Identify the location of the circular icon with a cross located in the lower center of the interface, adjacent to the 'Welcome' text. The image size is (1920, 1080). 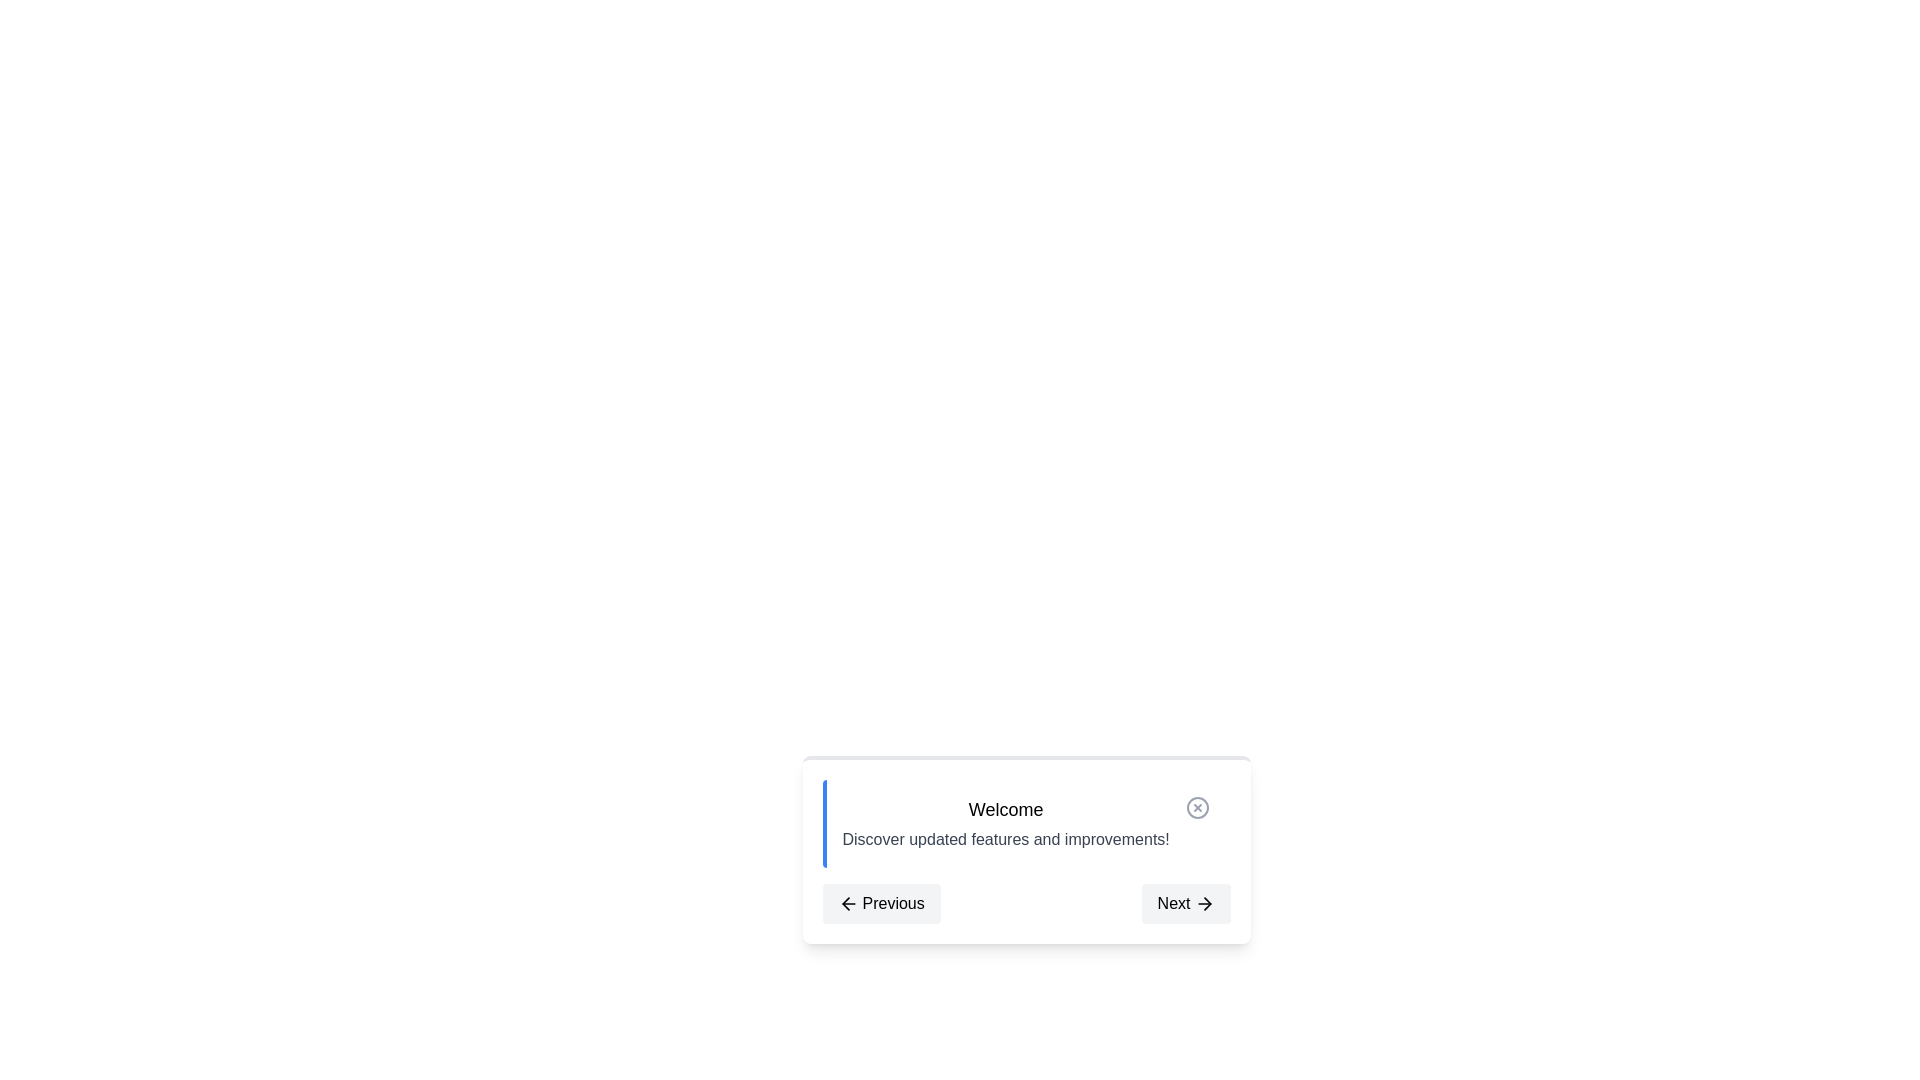
(1197, 806).